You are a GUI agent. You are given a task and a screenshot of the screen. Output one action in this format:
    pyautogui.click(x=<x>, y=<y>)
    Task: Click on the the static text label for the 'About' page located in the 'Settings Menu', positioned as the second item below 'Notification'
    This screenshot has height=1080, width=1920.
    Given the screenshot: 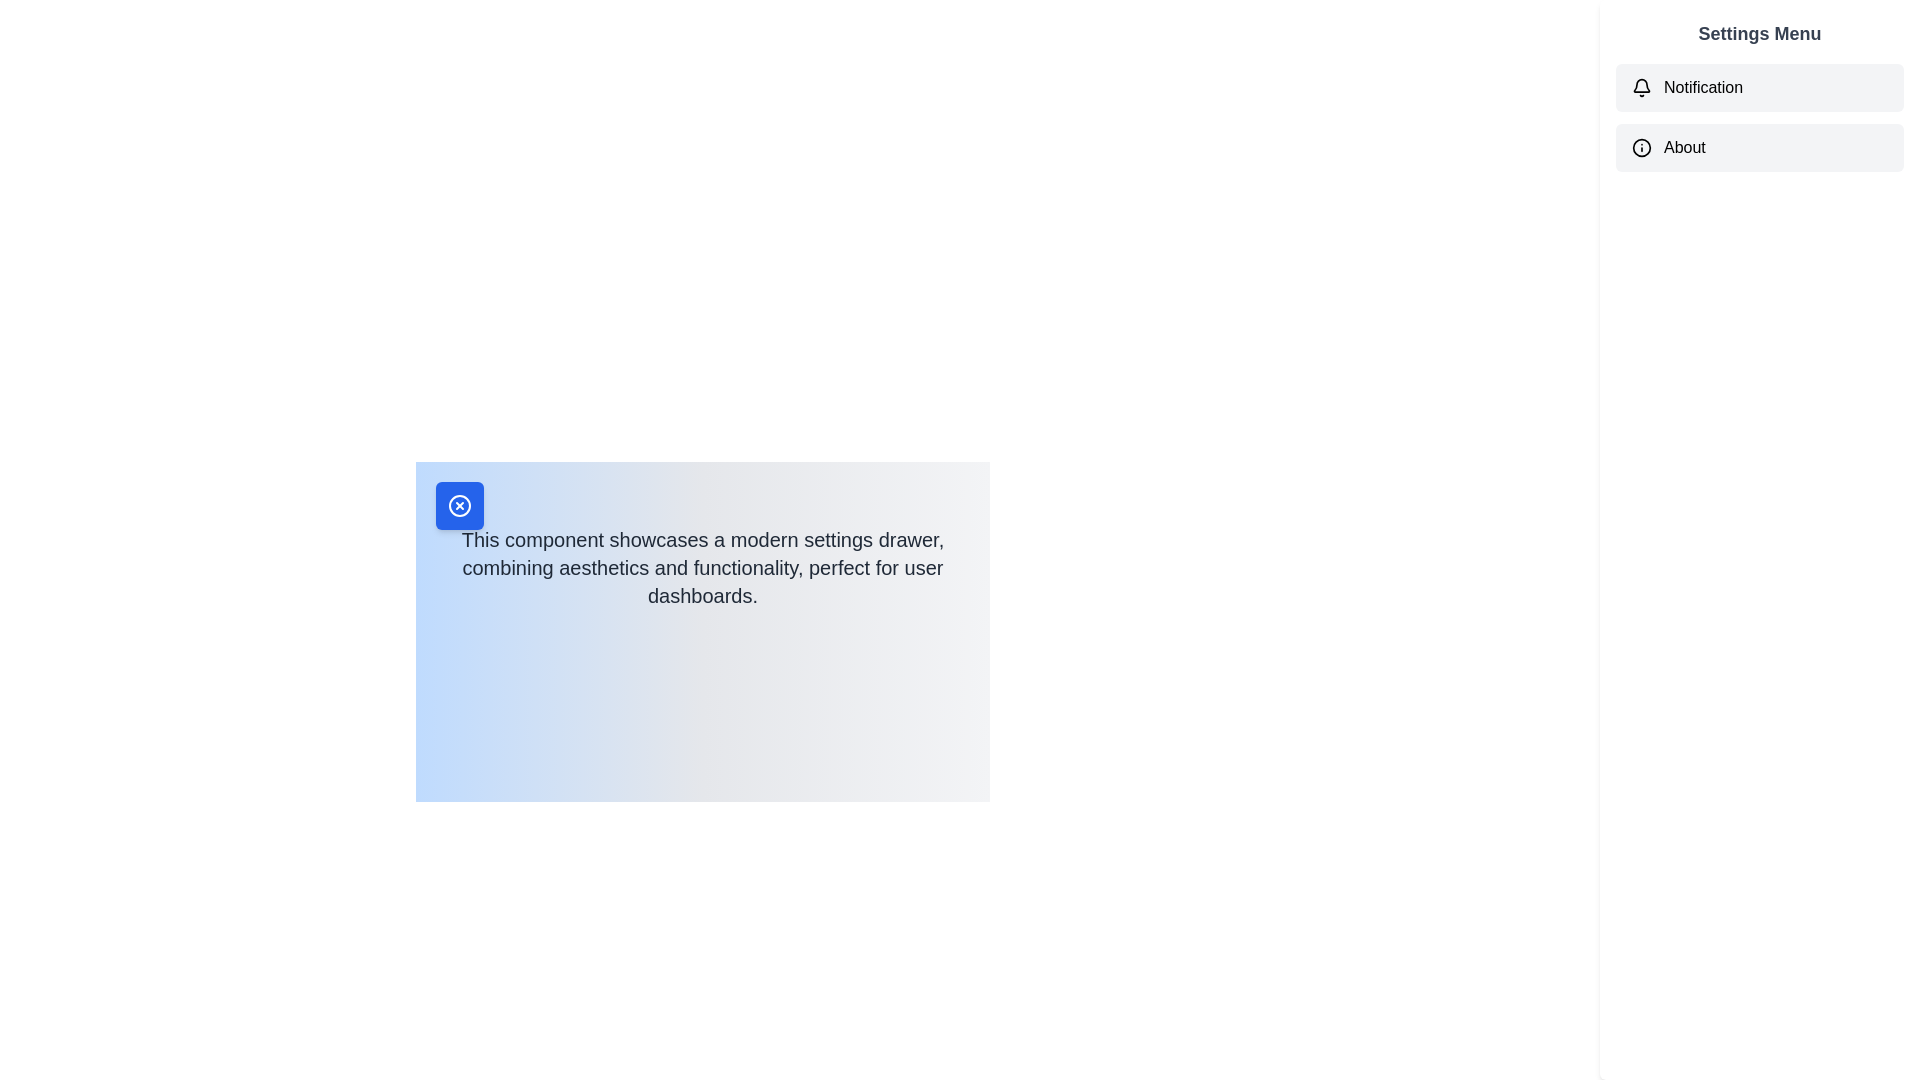 What is the action you would take?
    pyautogui.click(x=1683, y=146)
    